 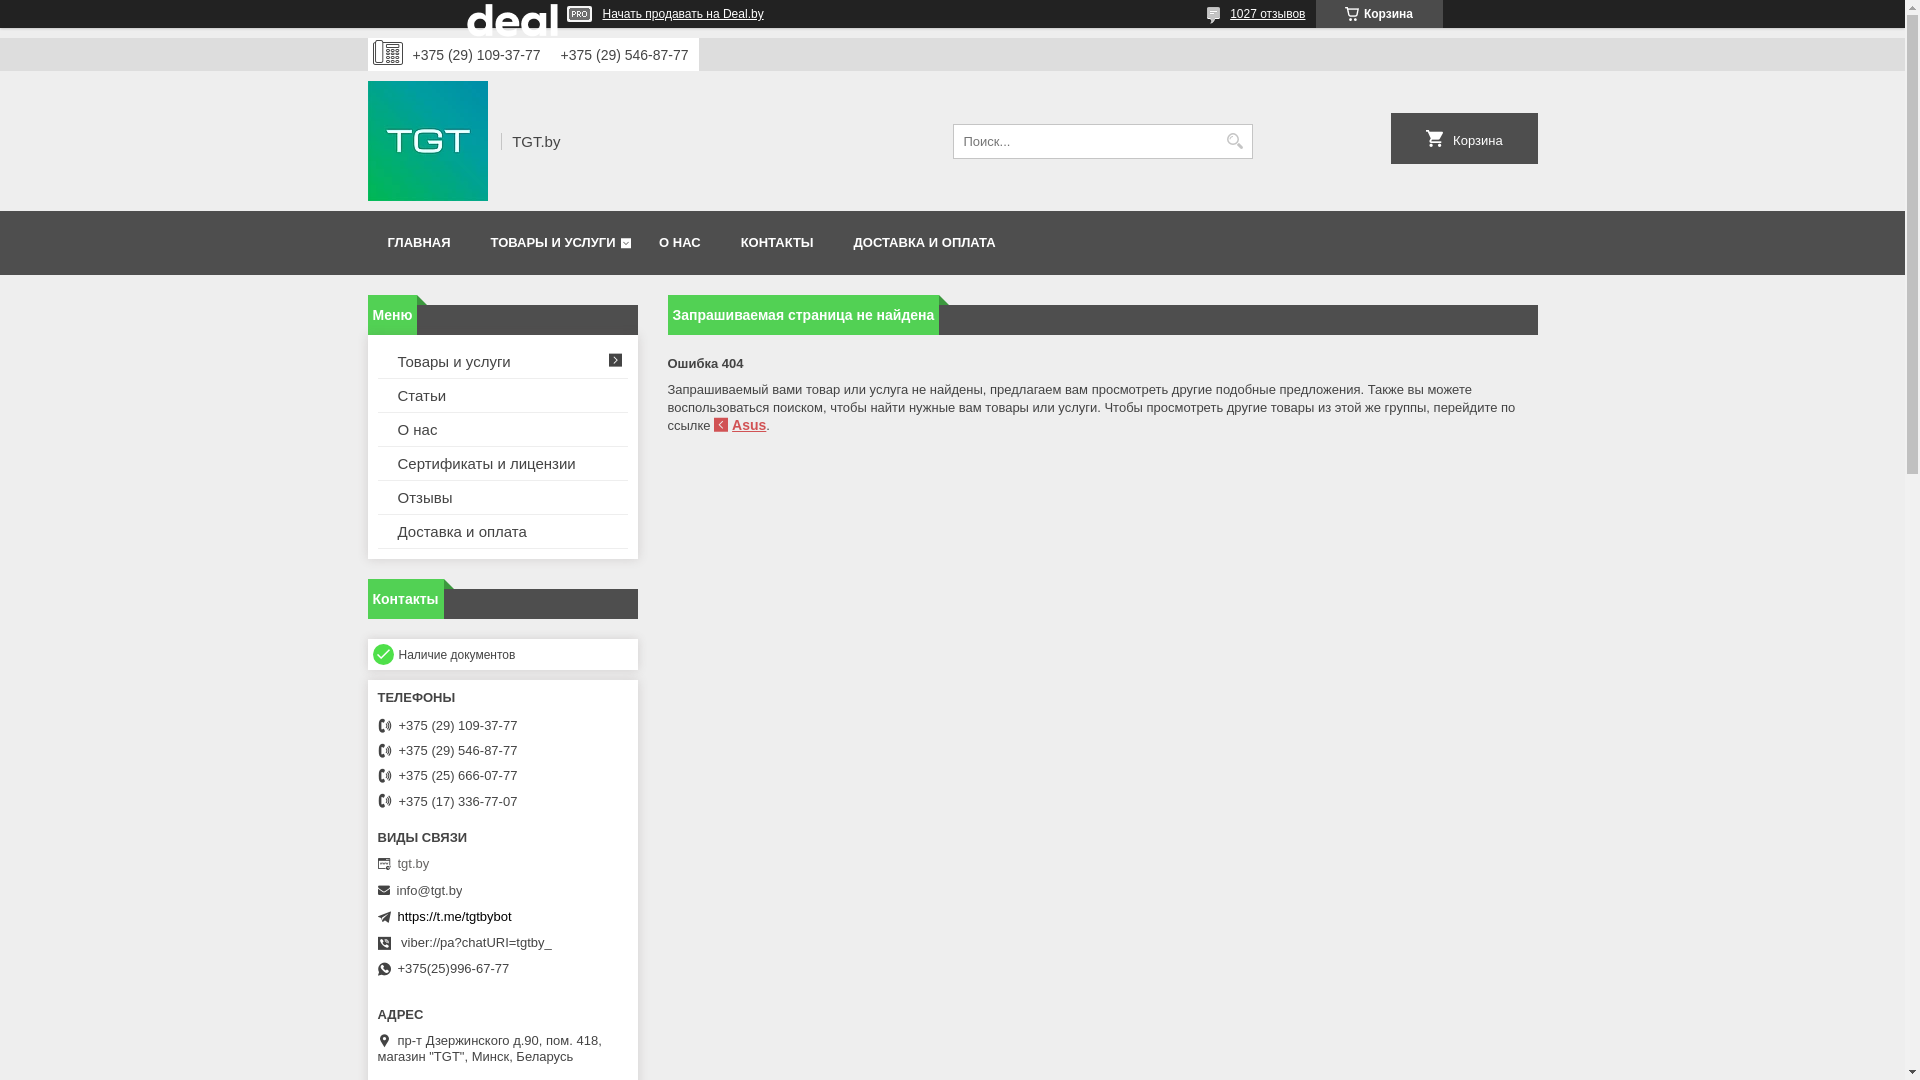 What do you see at coordinates (454, 916) in the screenshot?
I see `'https://t.me/tgtbybot'` at bounding box center [454, 916].